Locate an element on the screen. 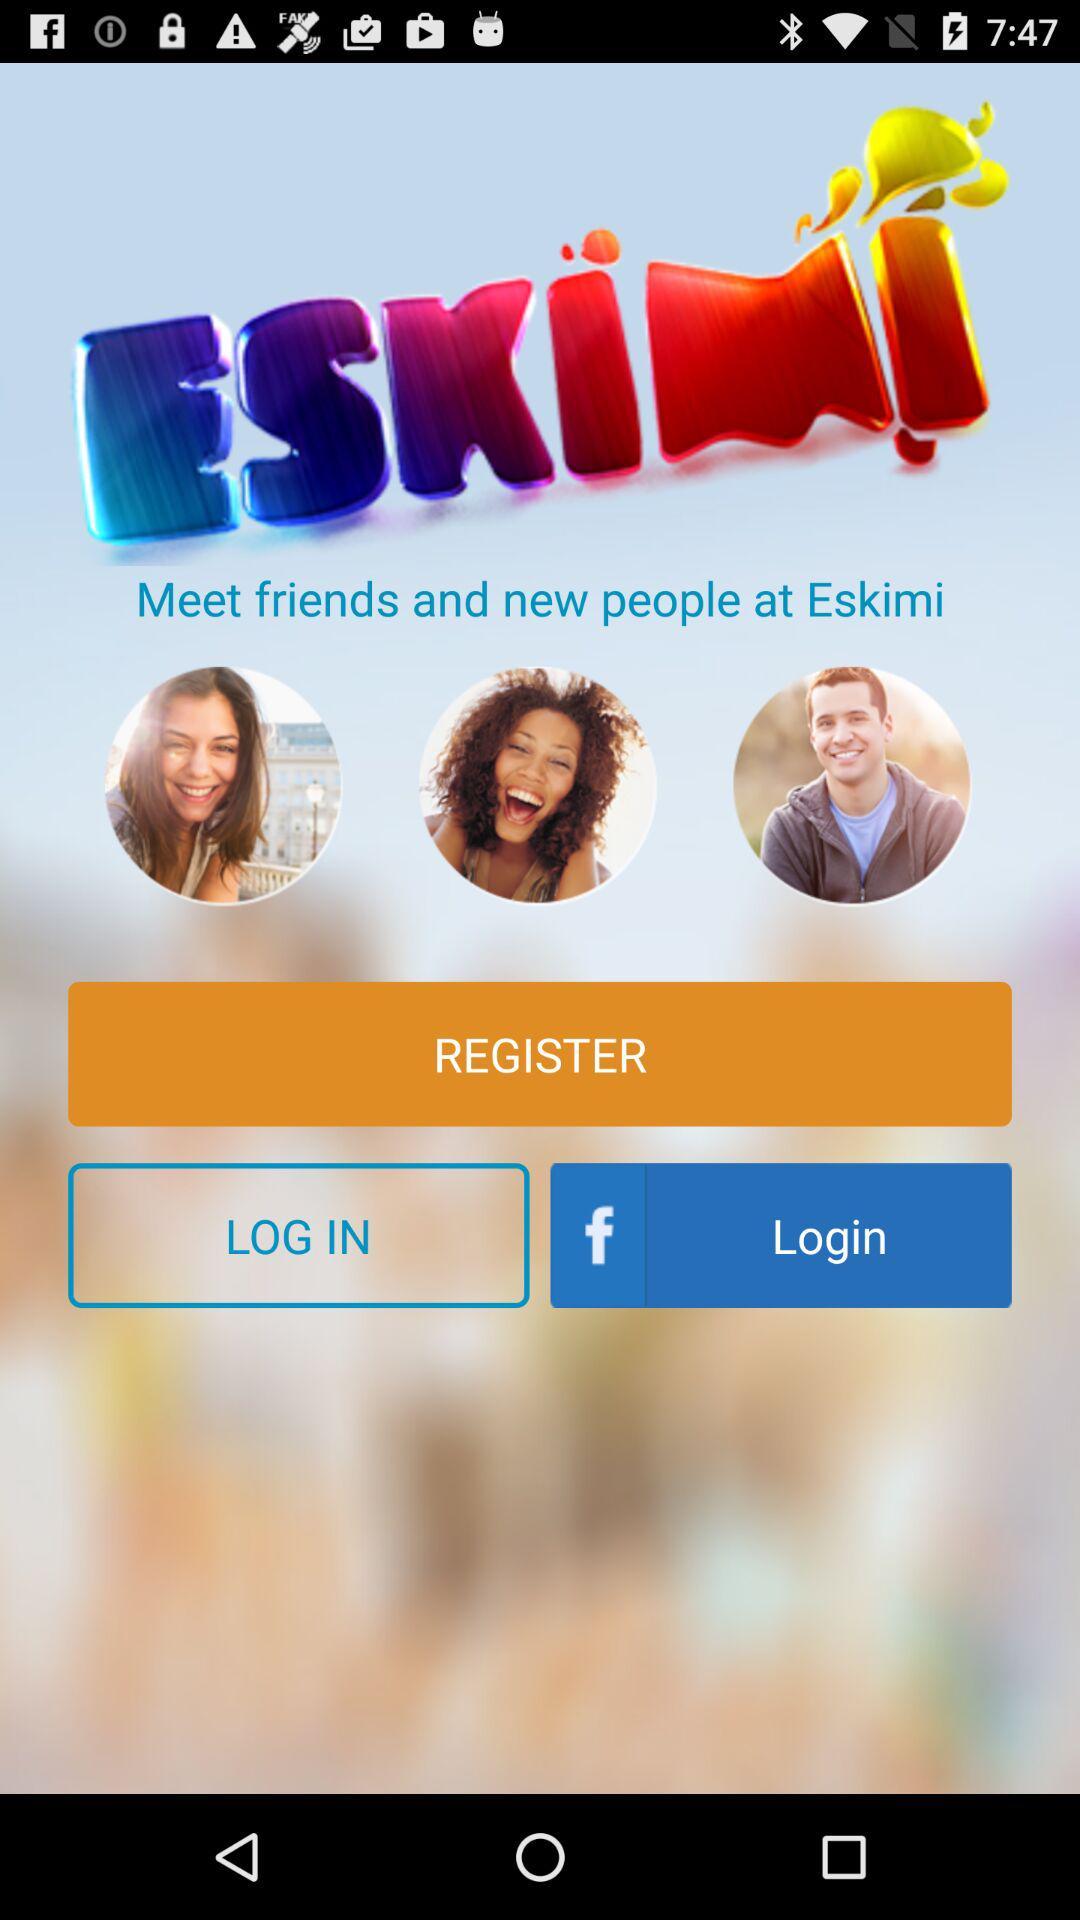  register item is located at coordinates (540, 1053).